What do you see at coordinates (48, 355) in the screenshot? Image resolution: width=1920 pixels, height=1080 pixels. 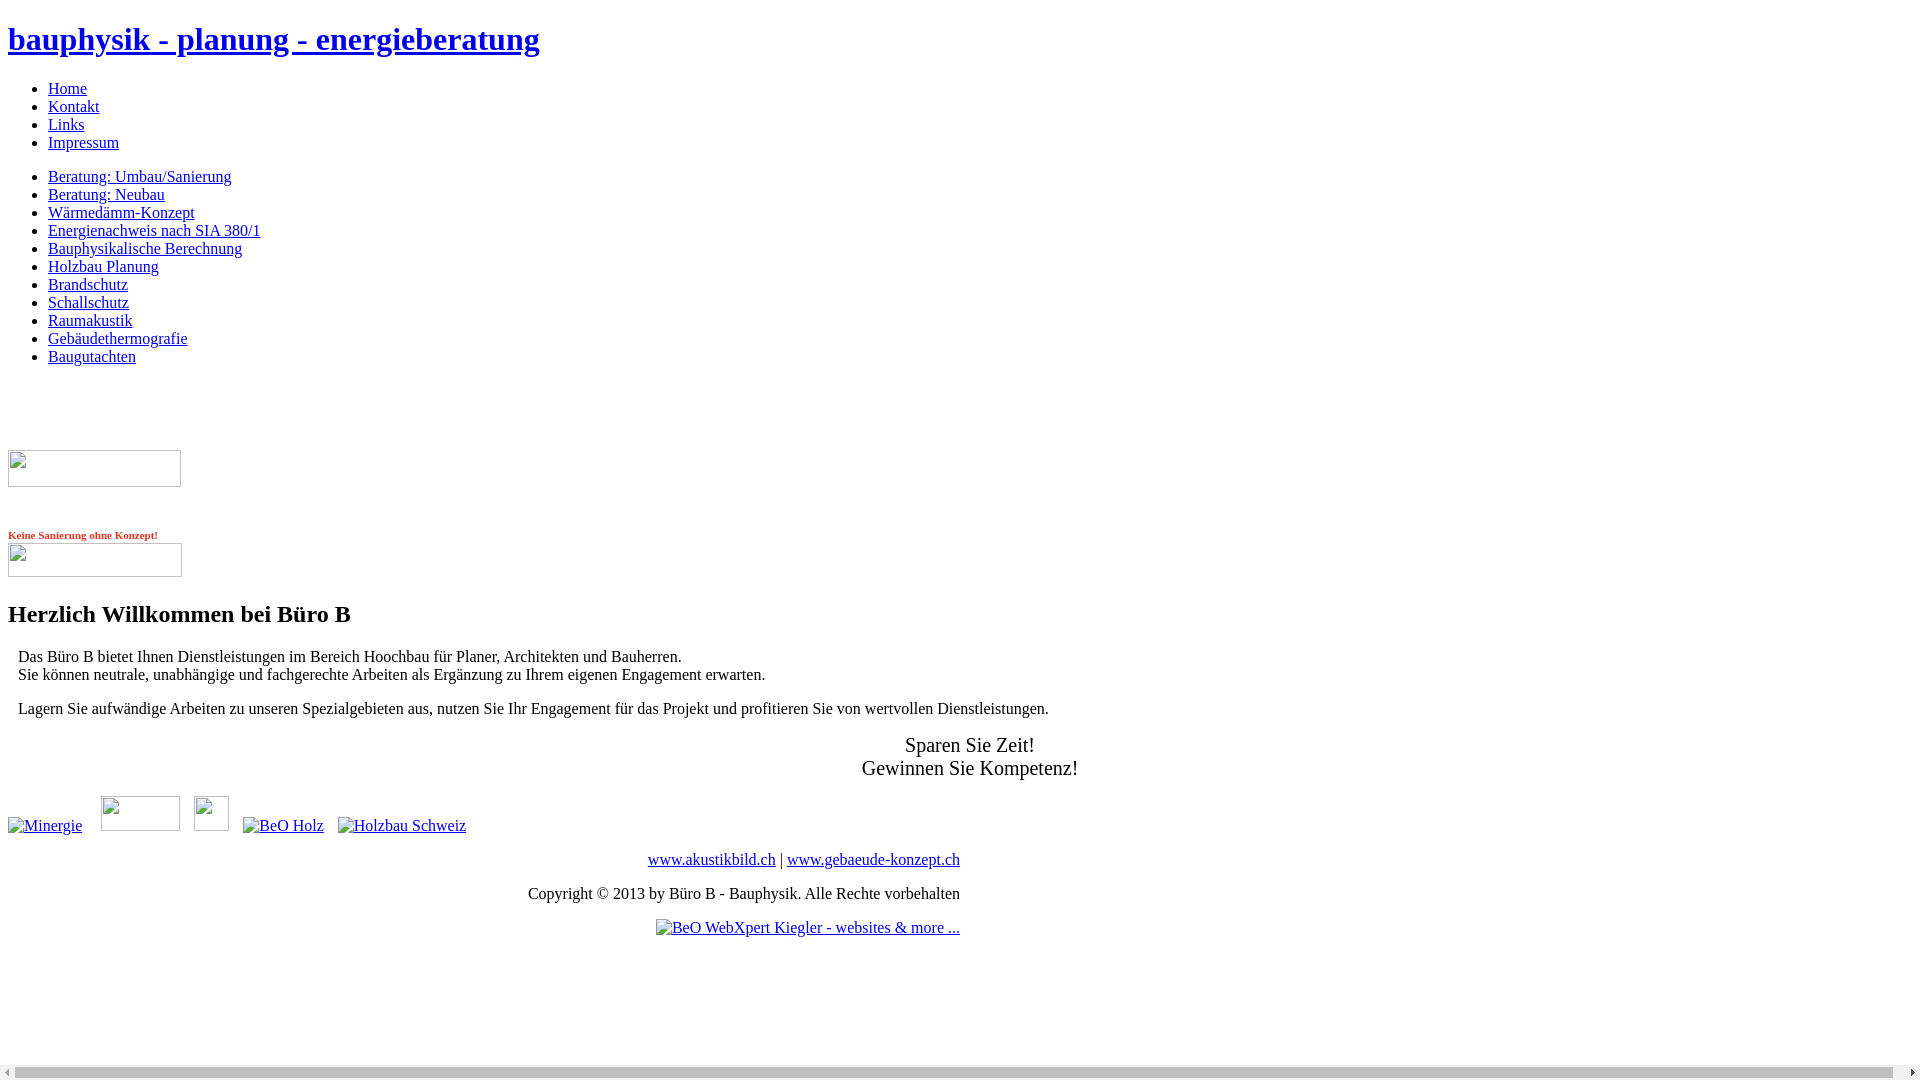 I see `'Baugutachten'` at bounding box center [48, 355].